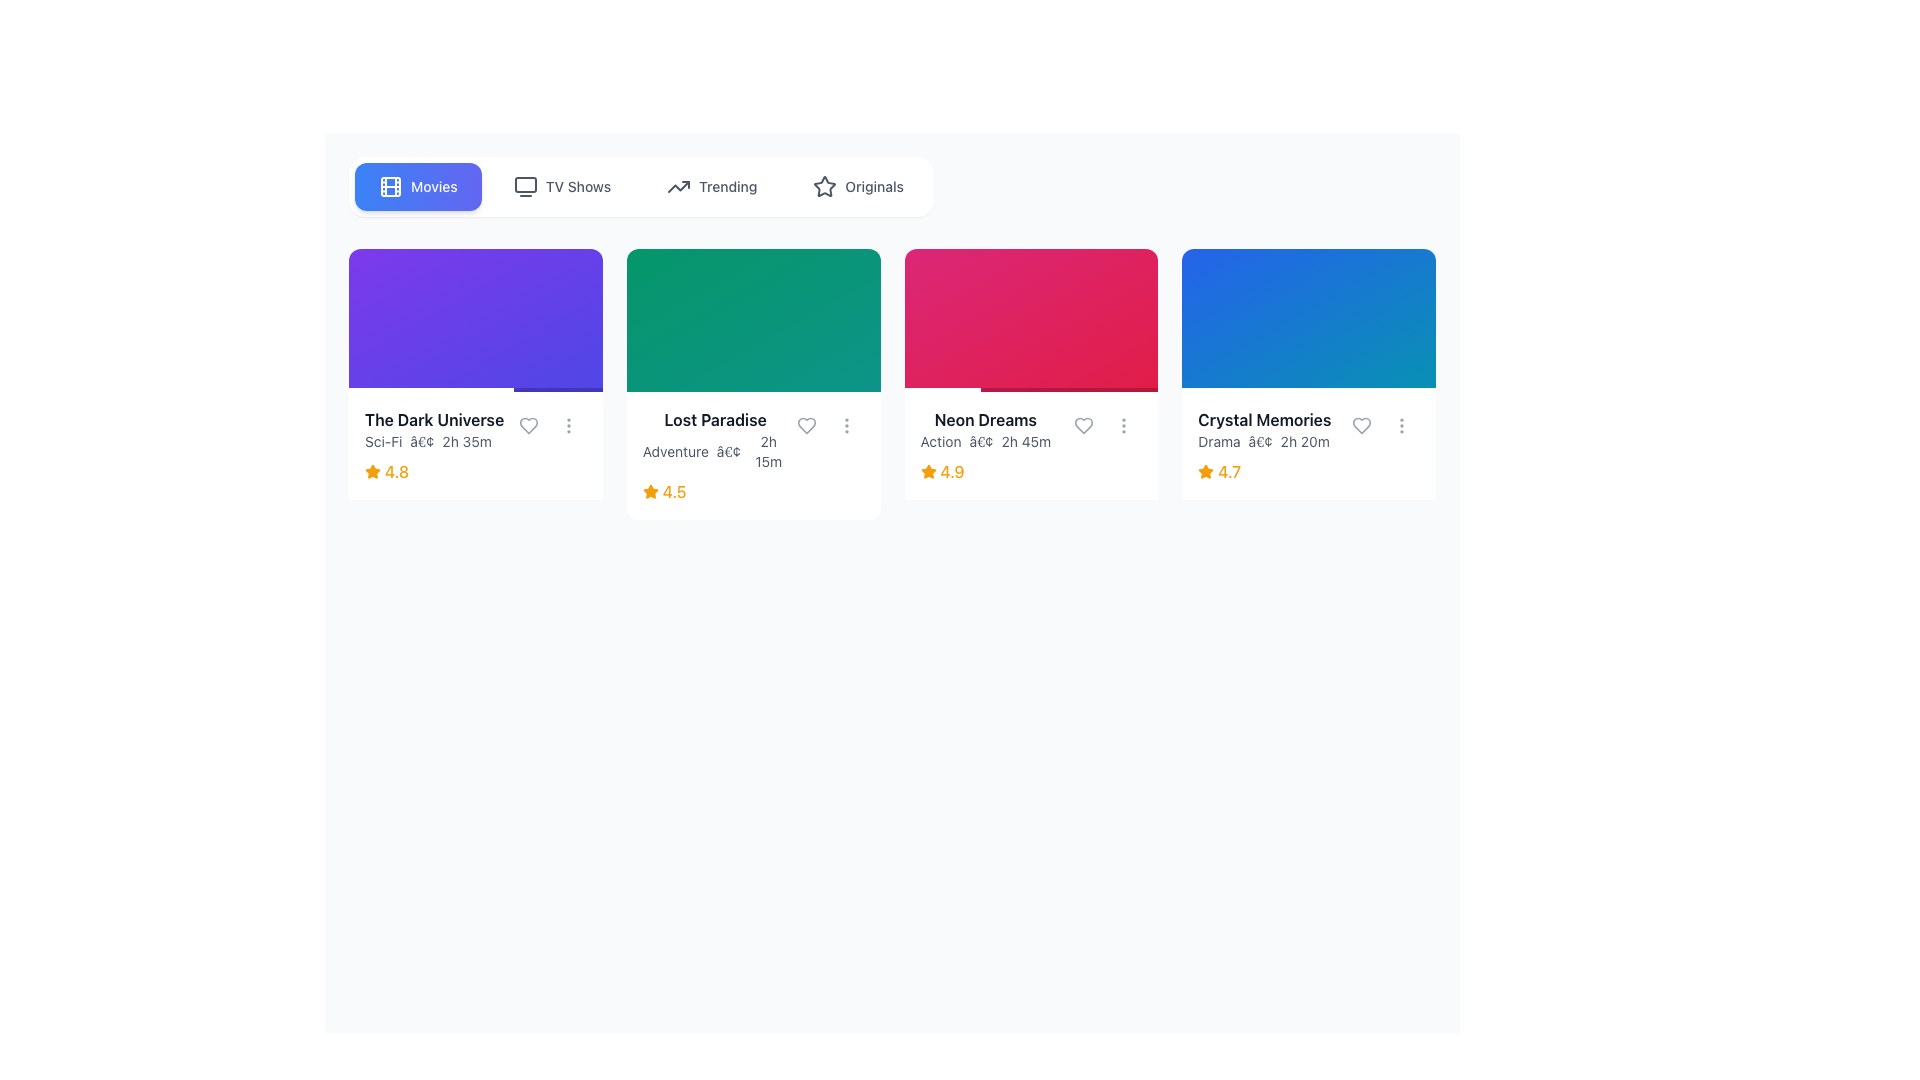 Image resolution: width=1920 pixels, height=1080 pixels. What do you see at coordinates (421, 440) in the screenshot?
I see `the bullet point character that separates 'Sci-Fi' and '2h 35m' in the content row under the title 'The Dark Universe'` at bounding box center [421, 440].